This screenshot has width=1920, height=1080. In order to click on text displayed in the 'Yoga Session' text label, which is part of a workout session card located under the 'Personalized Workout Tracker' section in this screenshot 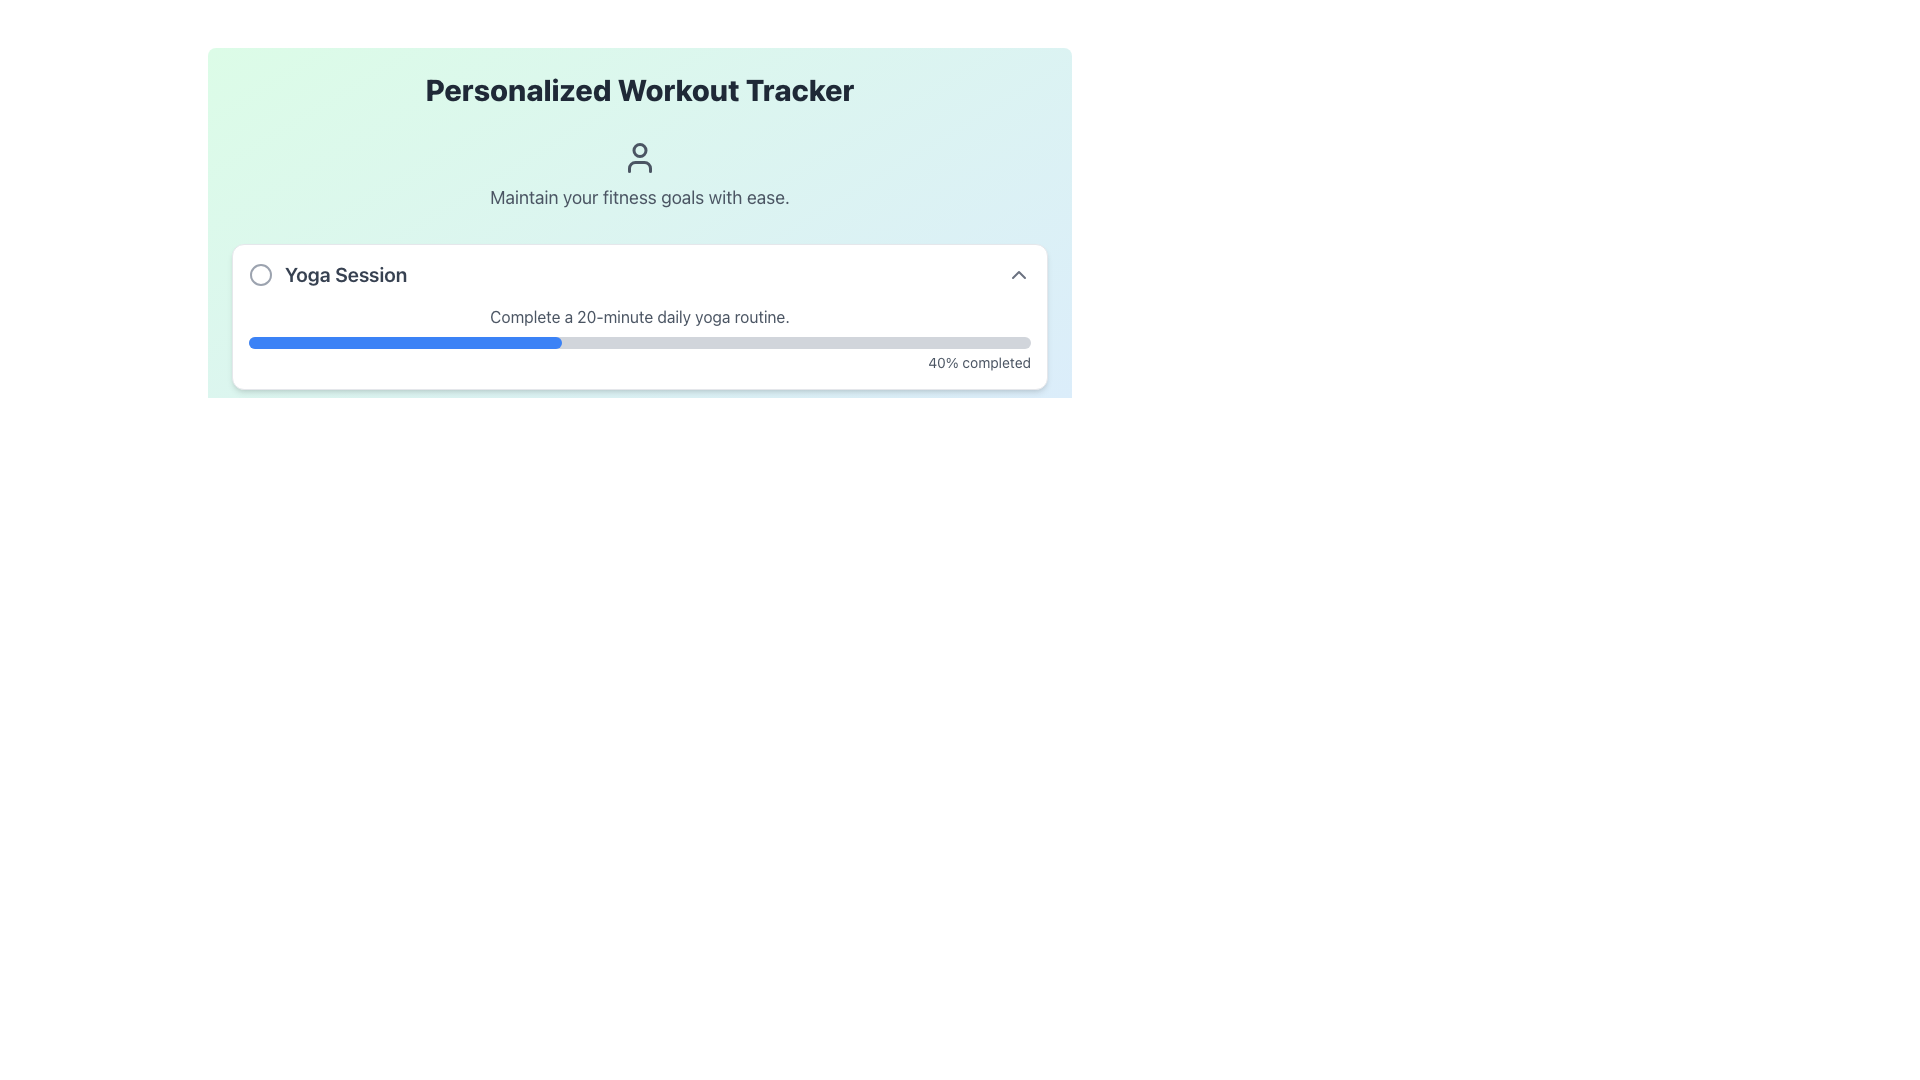, I will do `click(346, 274)`.